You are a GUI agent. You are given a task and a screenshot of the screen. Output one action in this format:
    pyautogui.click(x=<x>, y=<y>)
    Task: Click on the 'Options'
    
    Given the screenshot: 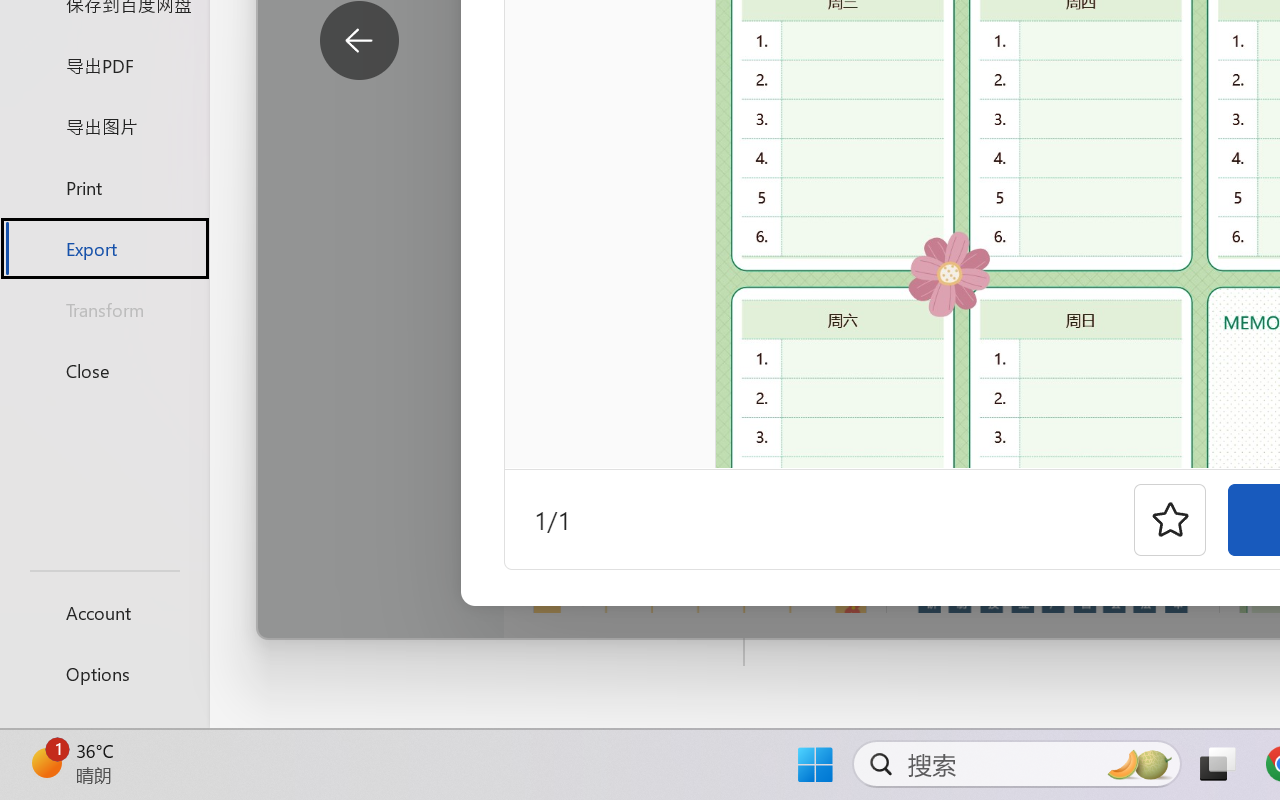 What is the action you would take?
    pyautogui.click(x=103, y=673)
    